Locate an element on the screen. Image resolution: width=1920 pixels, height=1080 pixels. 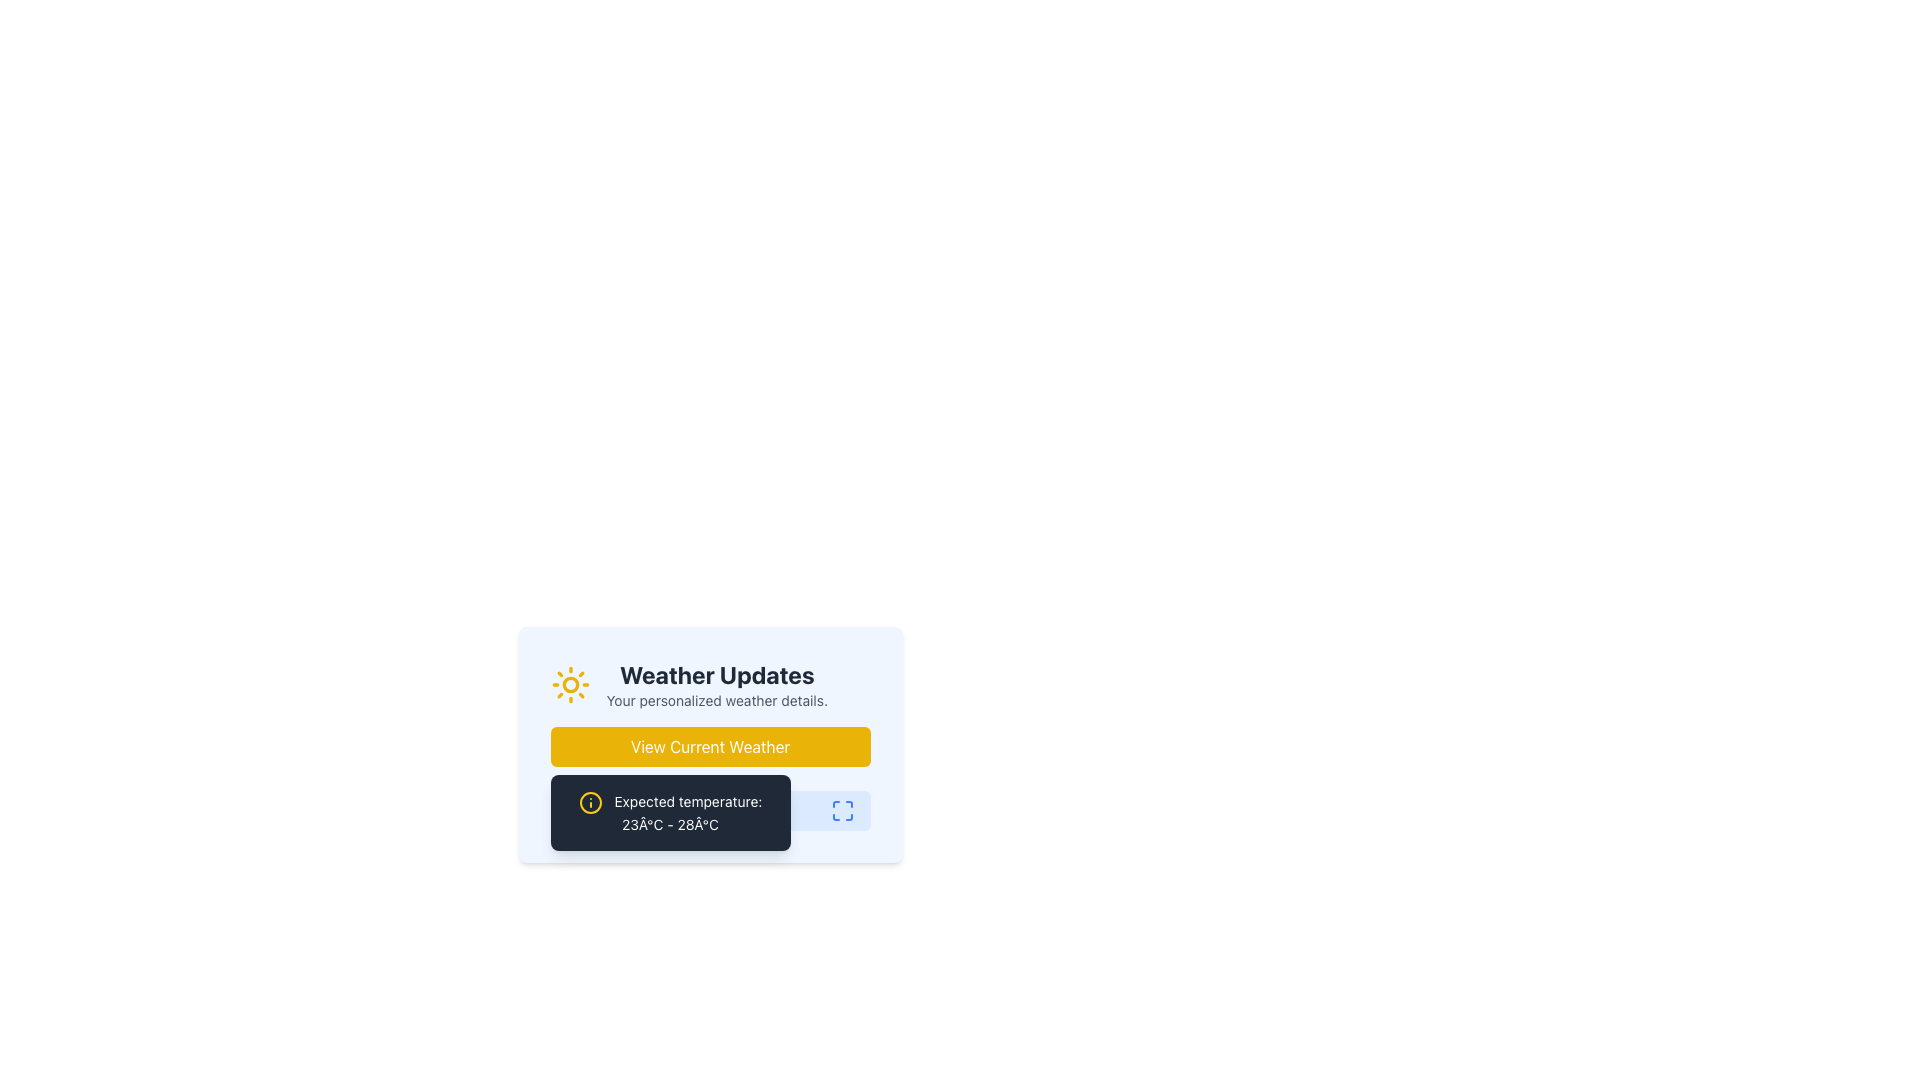
the informational box that displays the expected temperature range, located below the 'View Current Weather' button is located at coordinates (710, 832).